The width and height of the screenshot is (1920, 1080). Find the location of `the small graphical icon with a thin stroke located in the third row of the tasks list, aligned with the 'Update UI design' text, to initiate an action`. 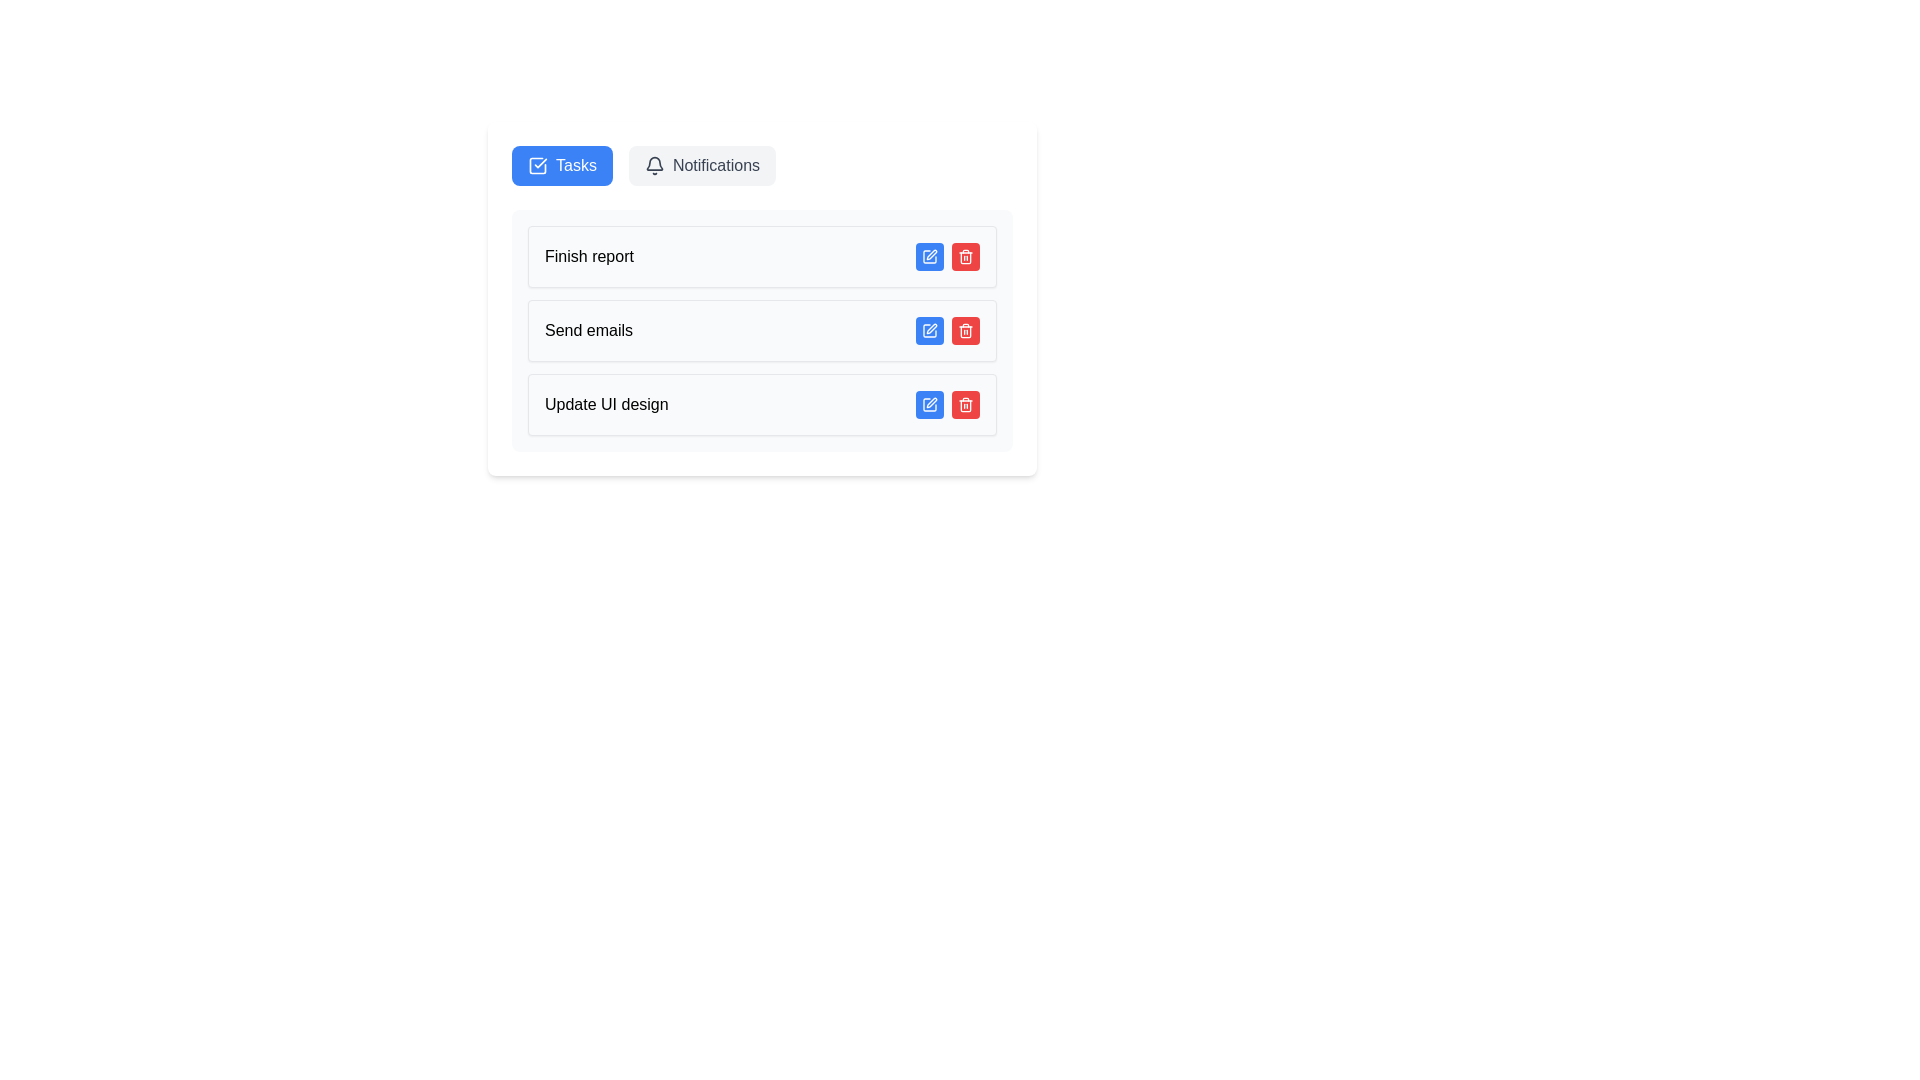

the small graphical icon with a thin stroke located in the third row of the tasks list, aligned with the 'Update UI design' text, to initiate an action is located at coordinates (930, 402).